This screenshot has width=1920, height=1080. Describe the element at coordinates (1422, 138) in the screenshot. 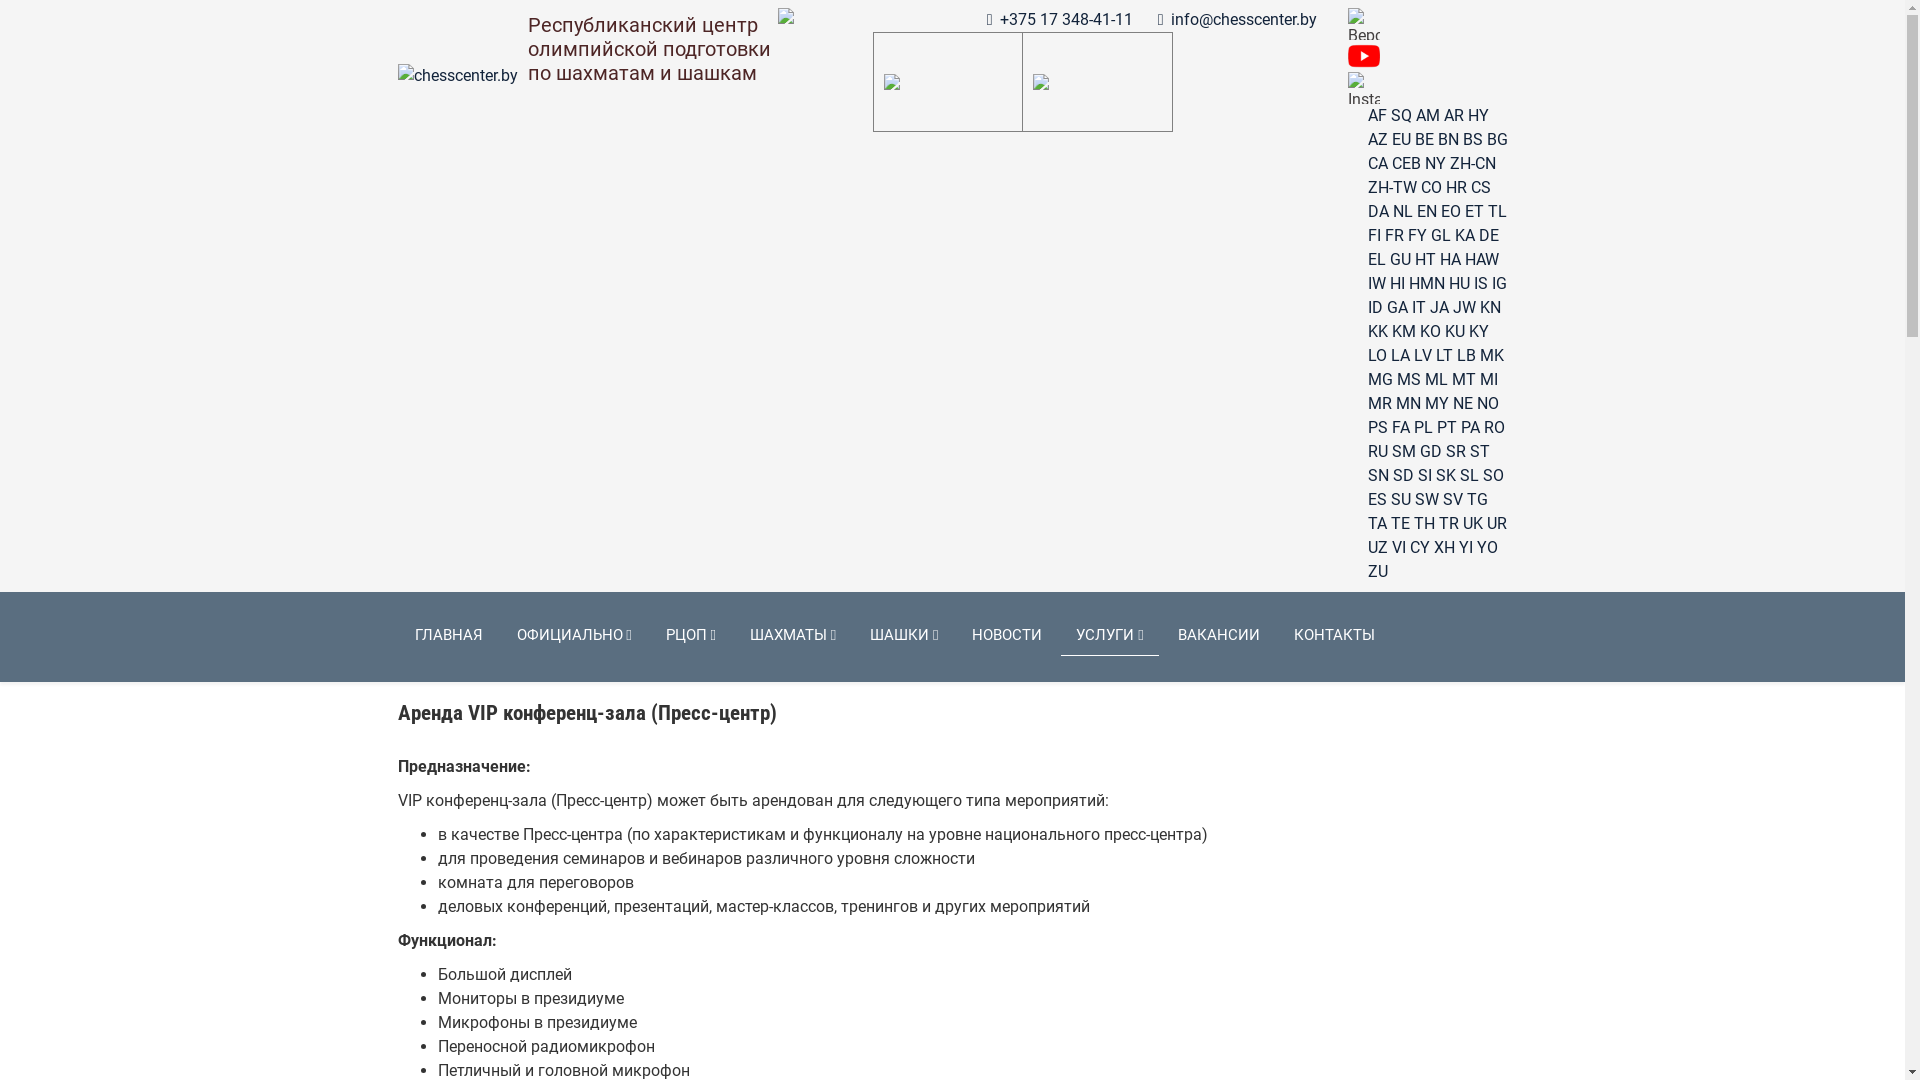

I see `'BE'` at that location.